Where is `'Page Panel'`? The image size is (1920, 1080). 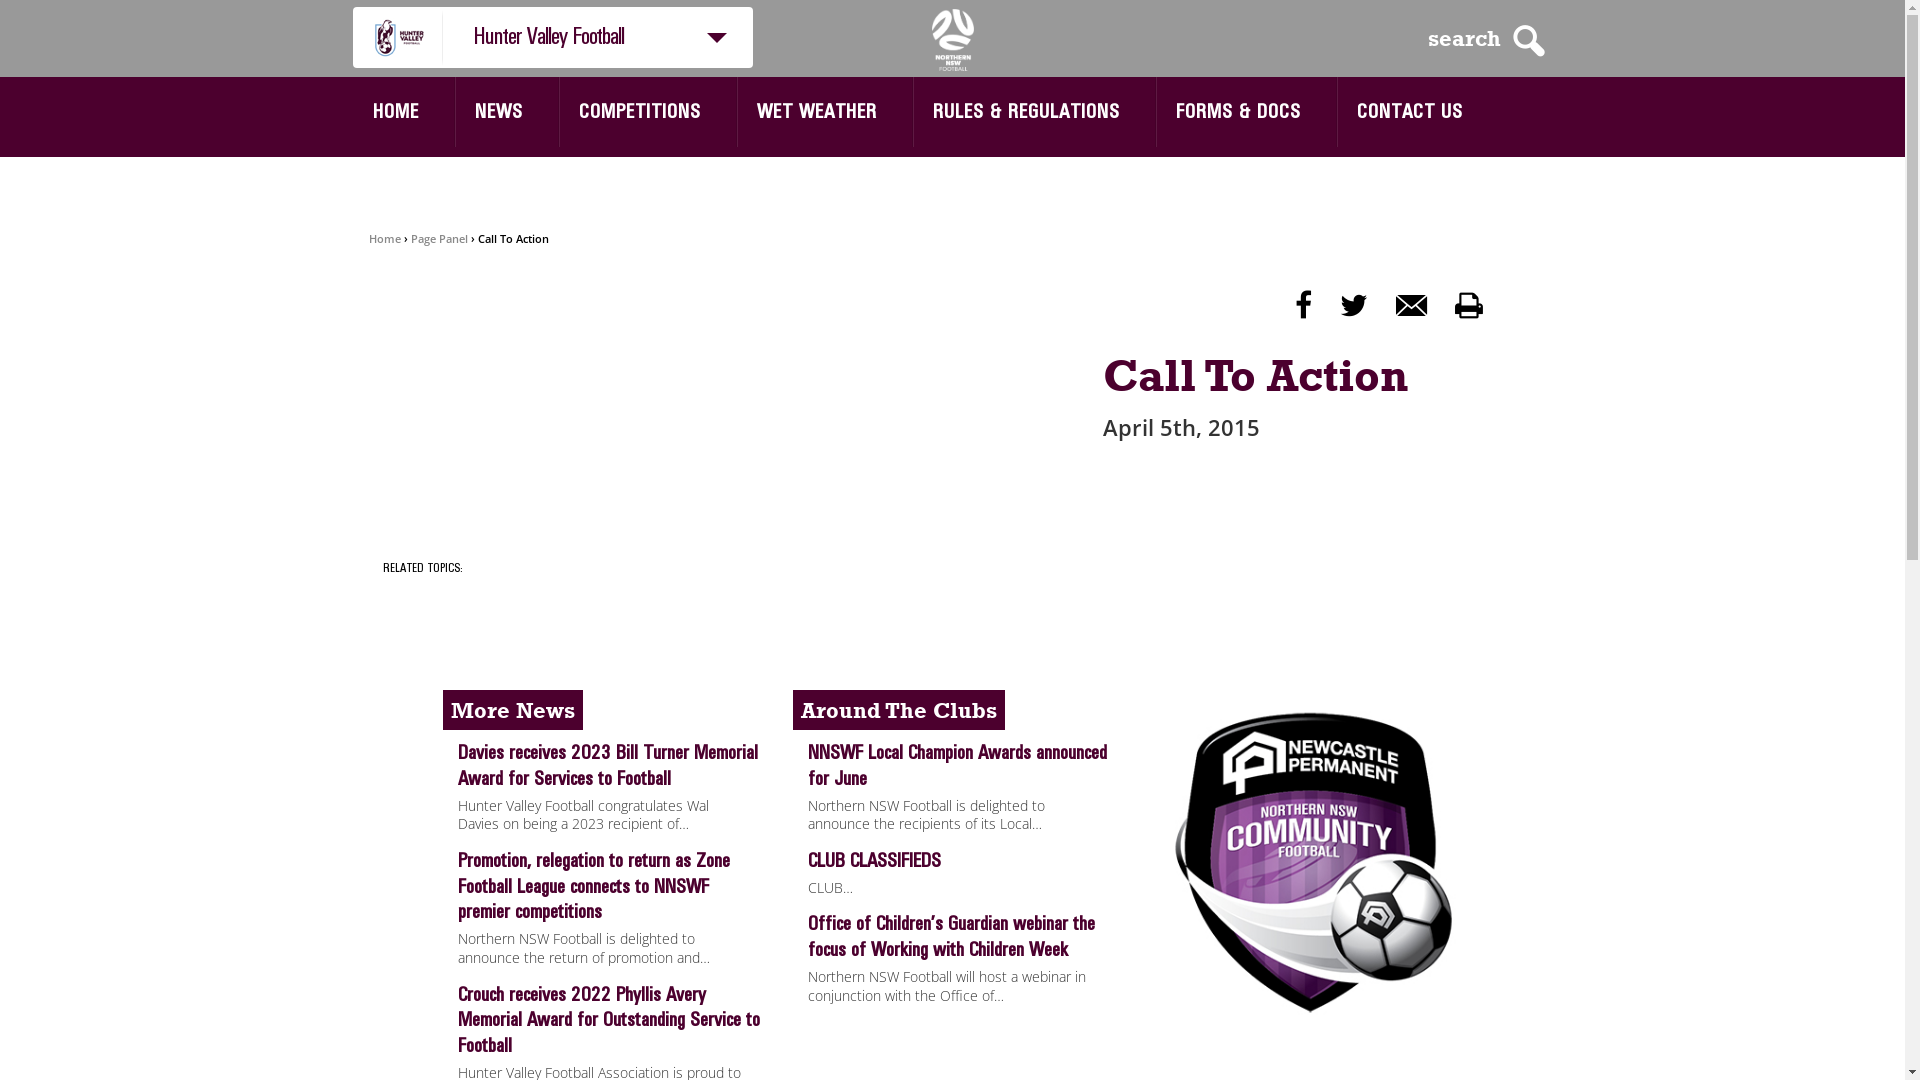 'Page Panel' is located at coordinates (408, 237).